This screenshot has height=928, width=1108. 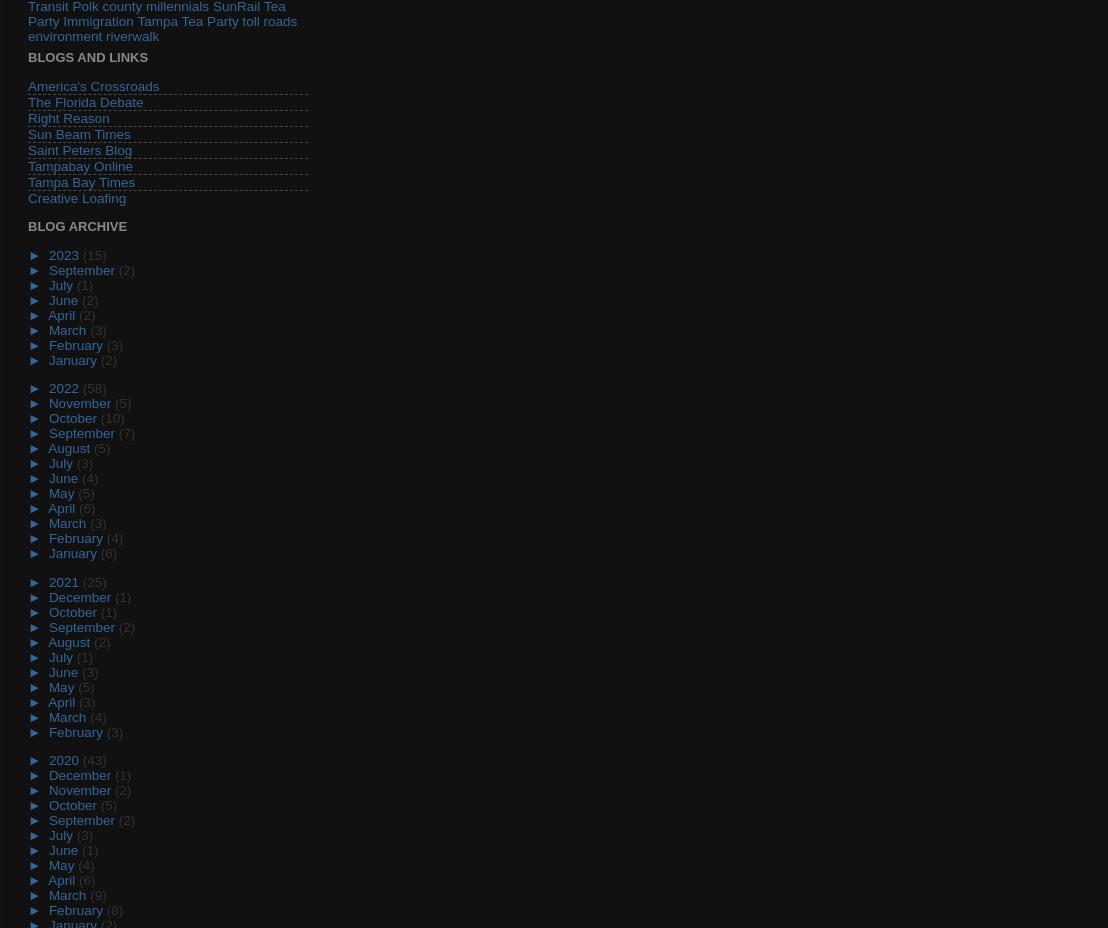 What do you see at coordinates (28, 226) in the screenshot?
I see `'Blog Archive'` at bounding box center [28, 226].